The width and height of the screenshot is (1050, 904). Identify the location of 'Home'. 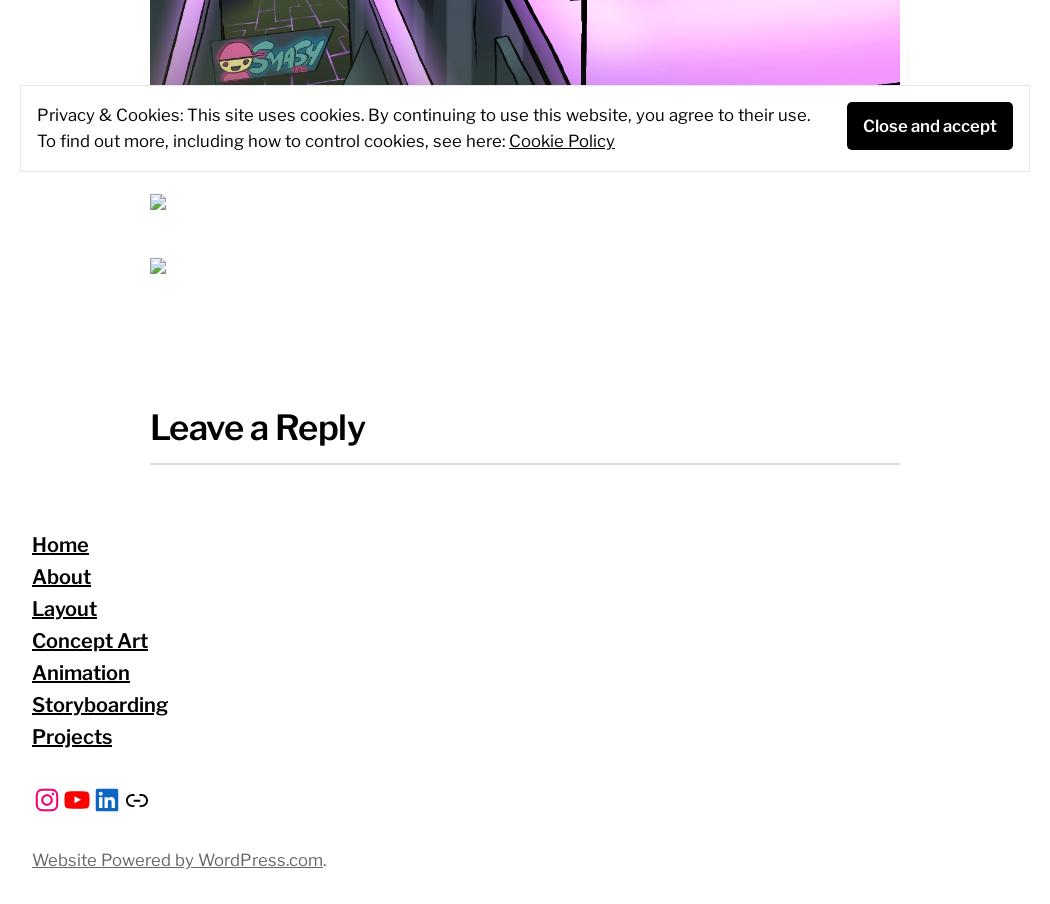
(59, 545).